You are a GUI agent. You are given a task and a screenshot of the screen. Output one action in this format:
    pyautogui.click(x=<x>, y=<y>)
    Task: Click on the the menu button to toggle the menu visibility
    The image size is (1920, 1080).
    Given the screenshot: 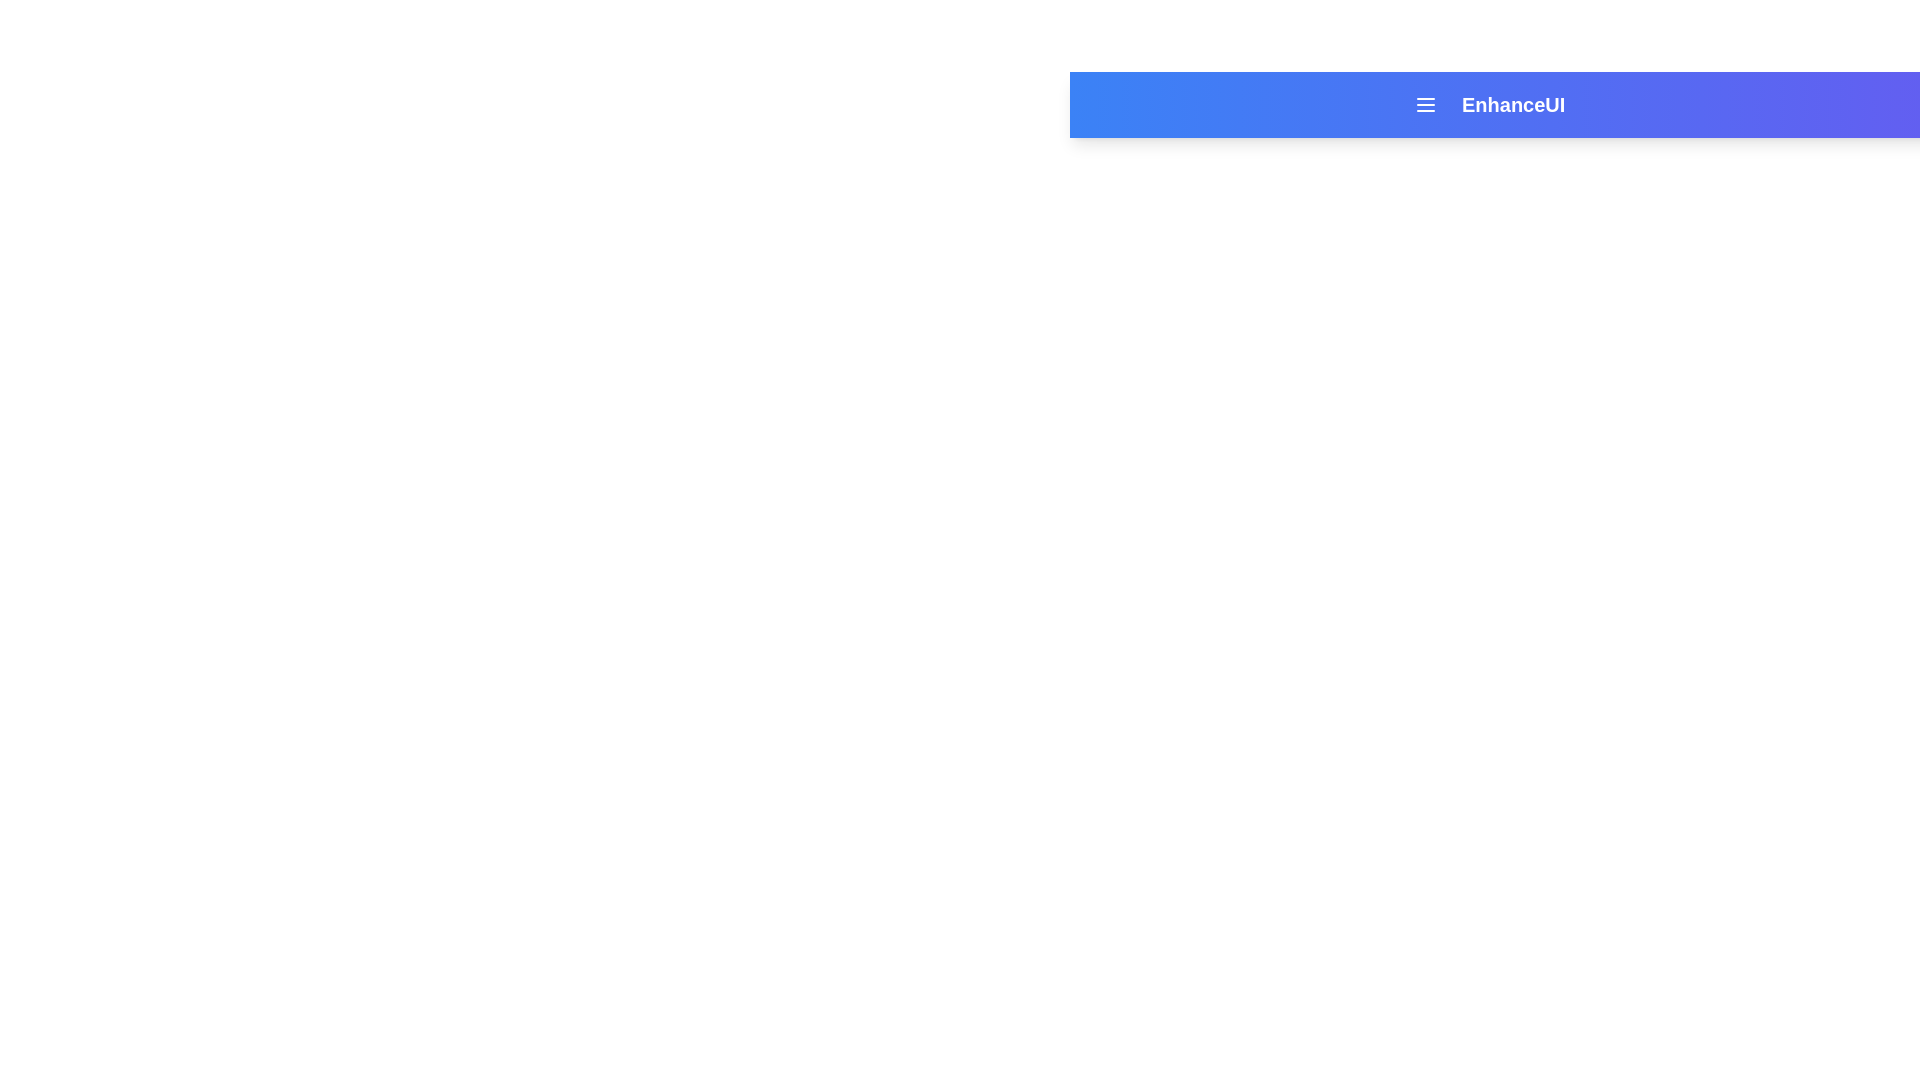 What is the action you would take?
    pyautogui.click(x=1424, y=104)
    